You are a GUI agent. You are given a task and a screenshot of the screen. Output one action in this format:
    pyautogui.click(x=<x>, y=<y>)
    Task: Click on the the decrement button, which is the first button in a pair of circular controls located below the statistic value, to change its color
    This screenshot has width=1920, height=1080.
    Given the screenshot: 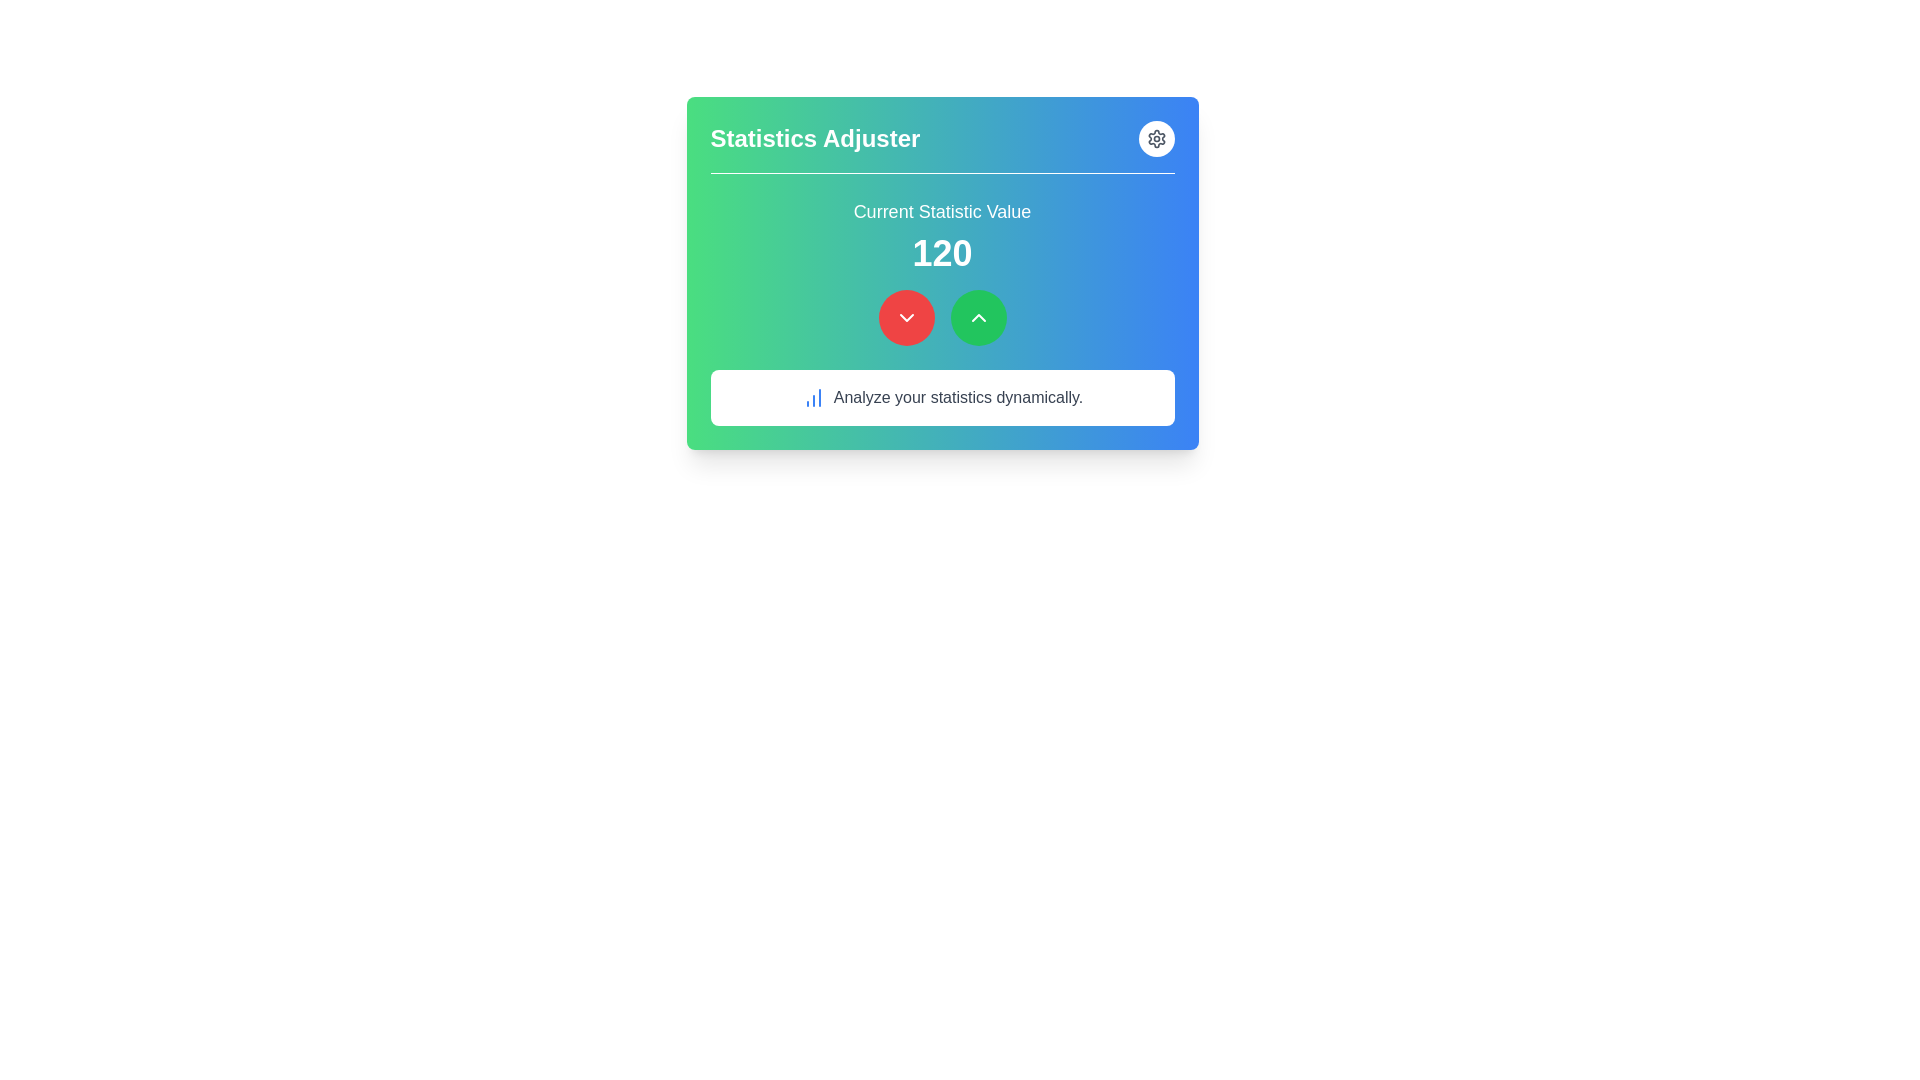 What is the action you would take?
    pyautogui.click(x=905, y=316)
    